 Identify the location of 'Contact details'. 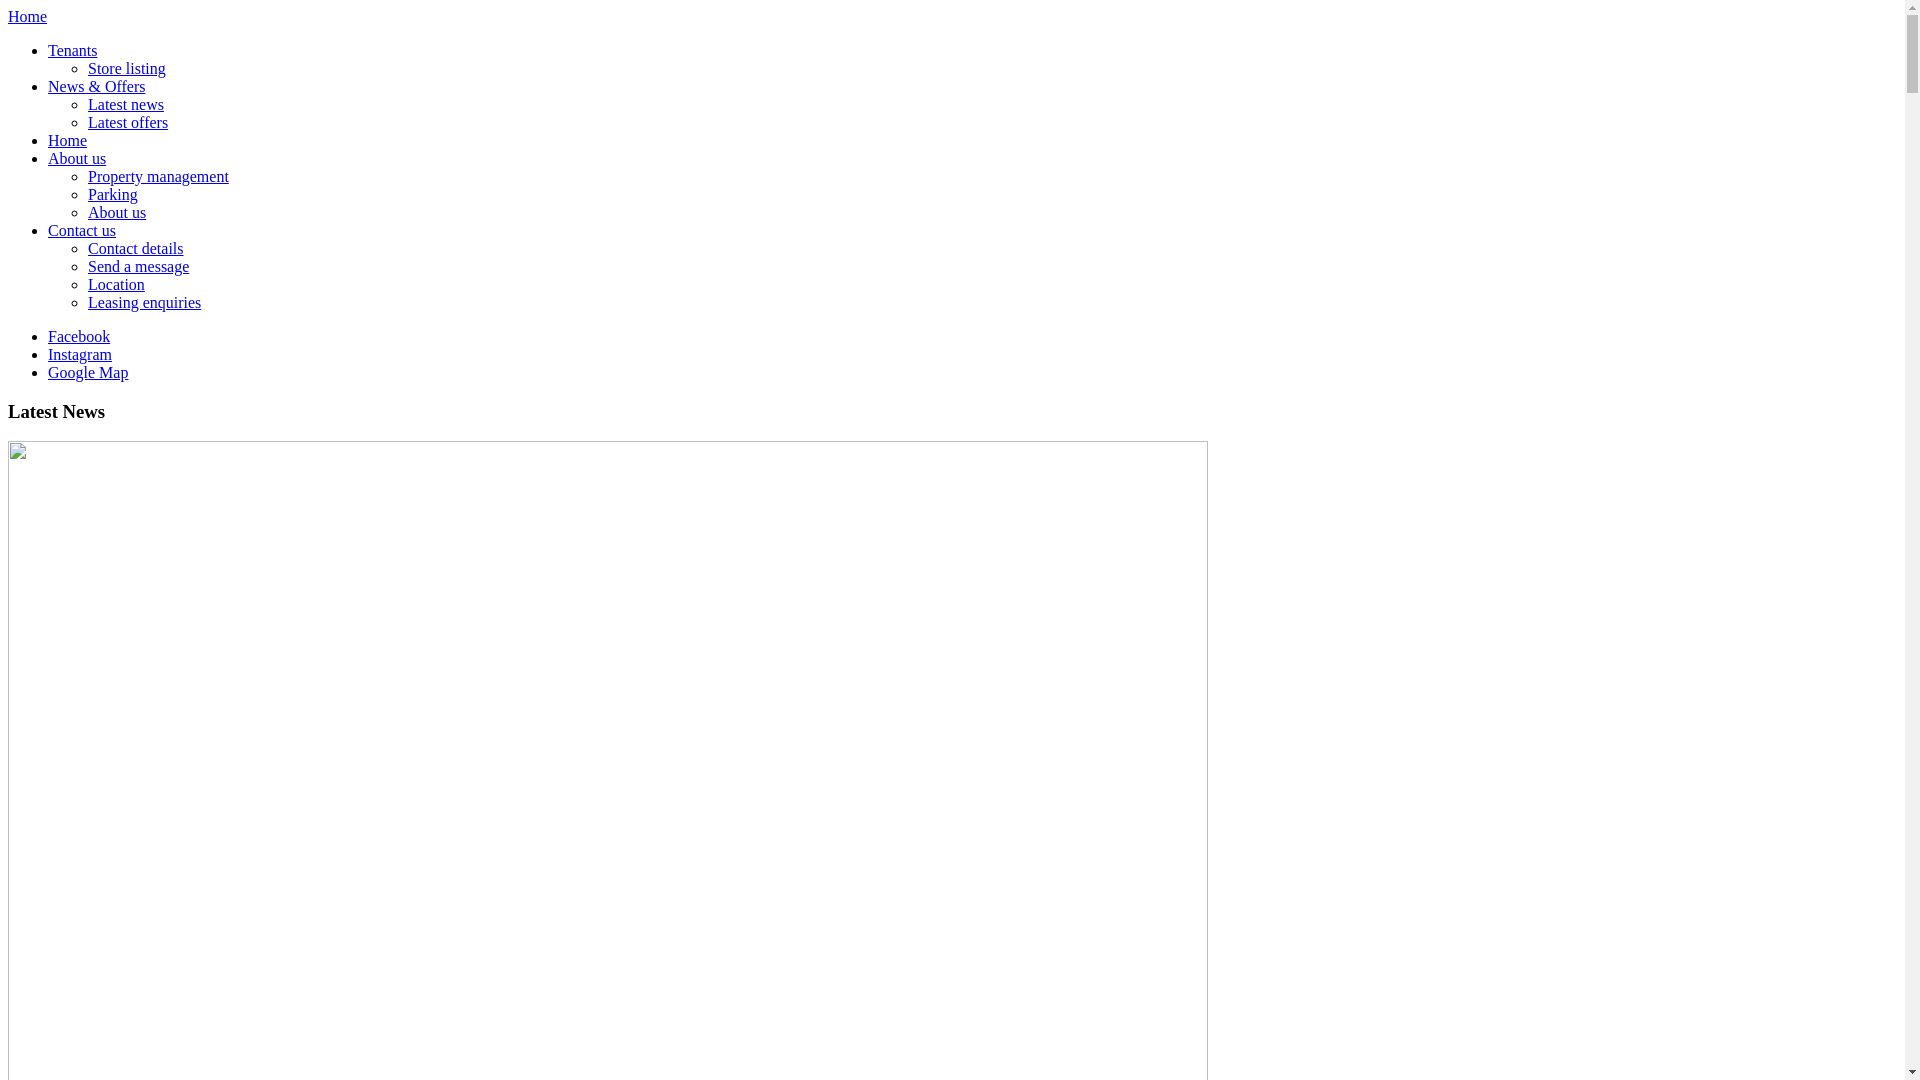
(134, 247).